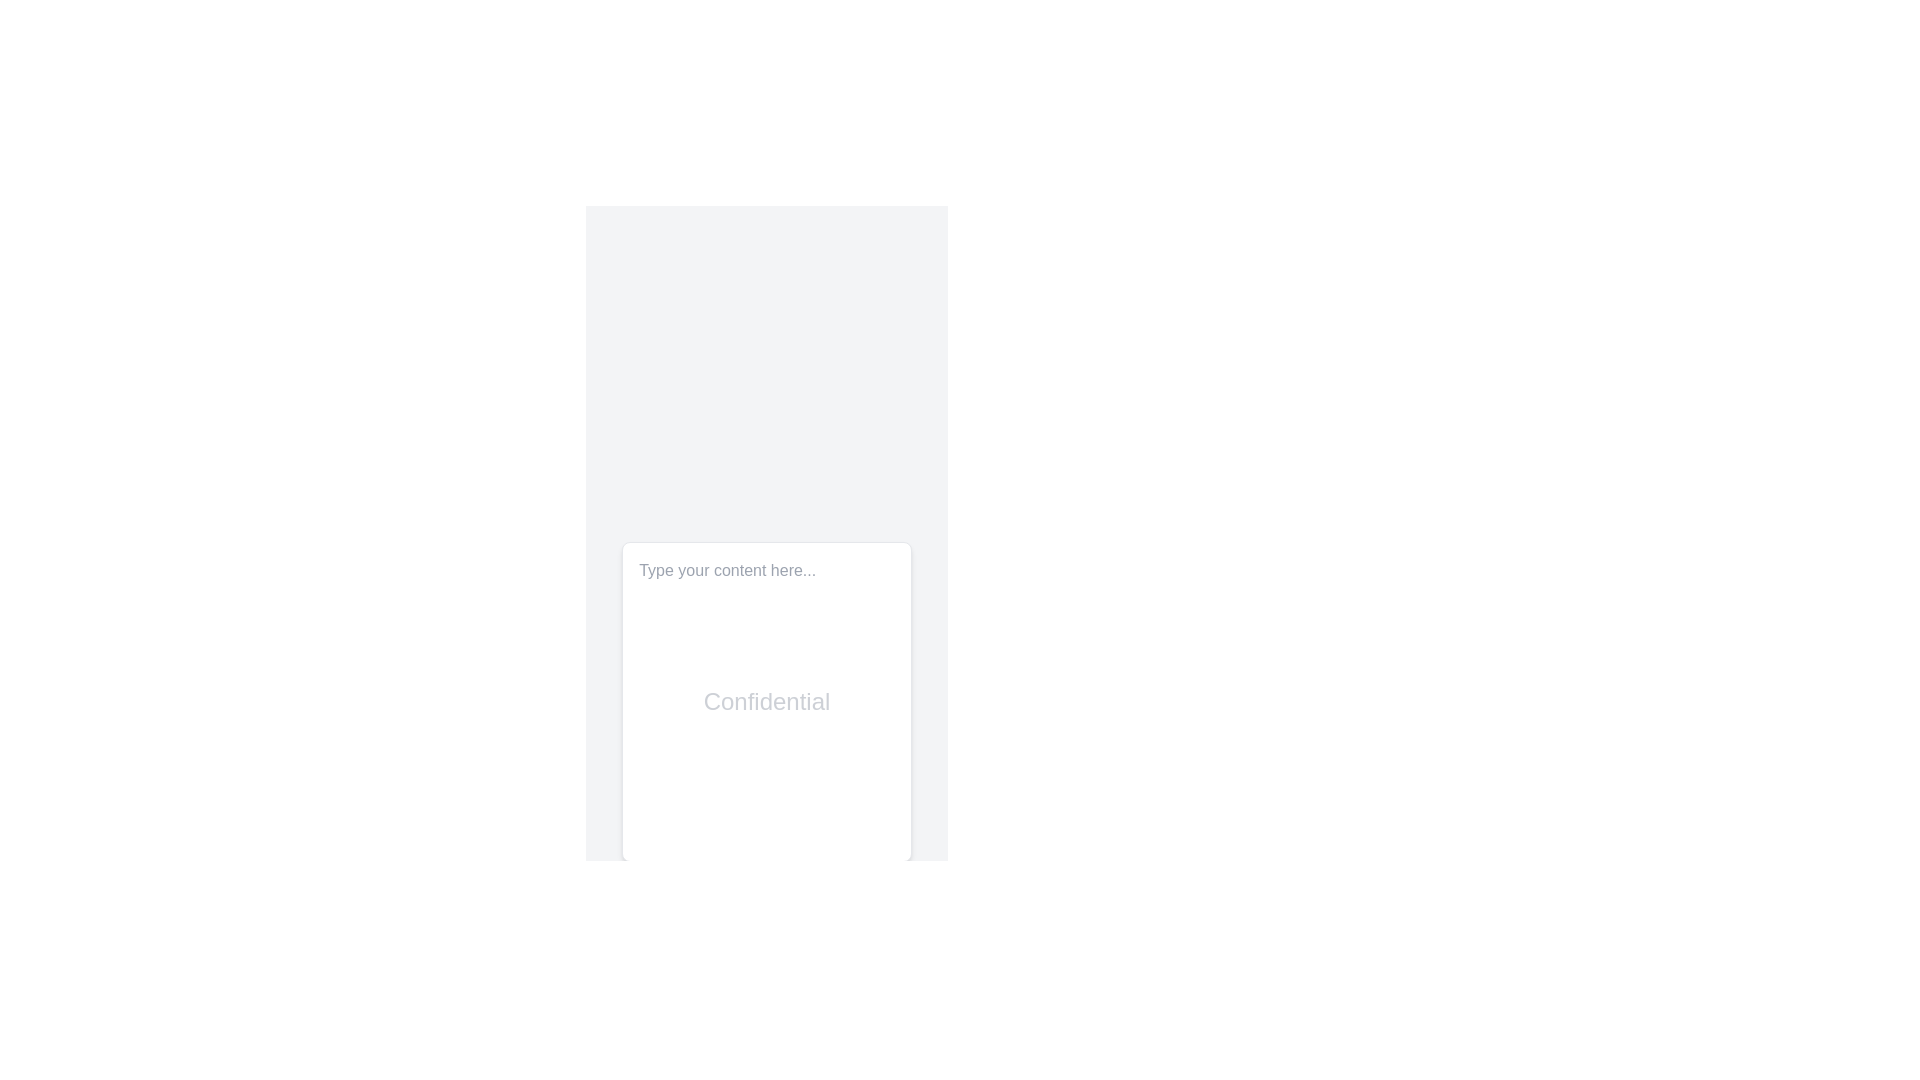 The image size is (1920, 1080). I want to click on and delete the existing text in the text area labeled 'Confidential', which has a placeholder 'Type your content here...' and is visually represented as a rectangular white box with rounded corners, so click(766, 701).